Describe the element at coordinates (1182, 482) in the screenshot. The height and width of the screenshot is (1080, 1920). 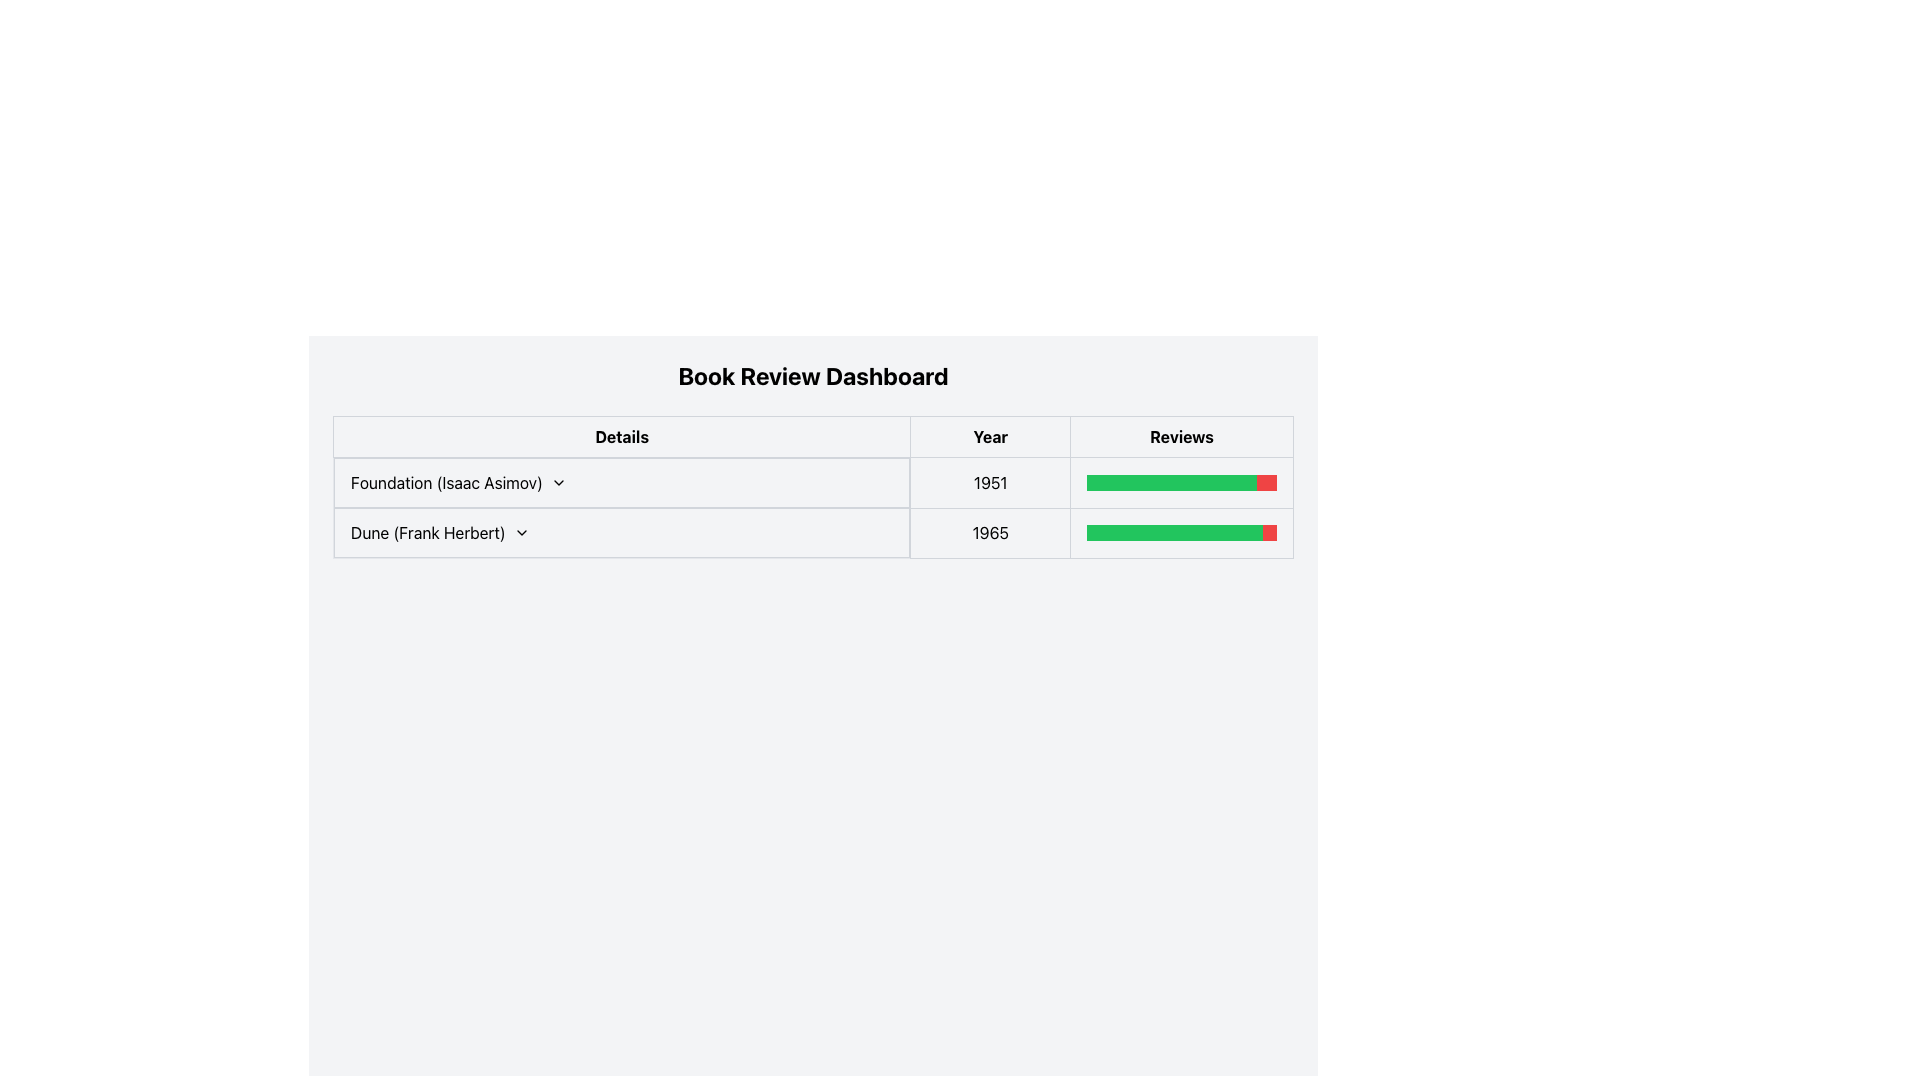
I see `the green and red progress bar located in the rightmost column labeled 'Reviews' of the first row in the table, adjacent to the 'Year' column value of '1951.'` at that location.